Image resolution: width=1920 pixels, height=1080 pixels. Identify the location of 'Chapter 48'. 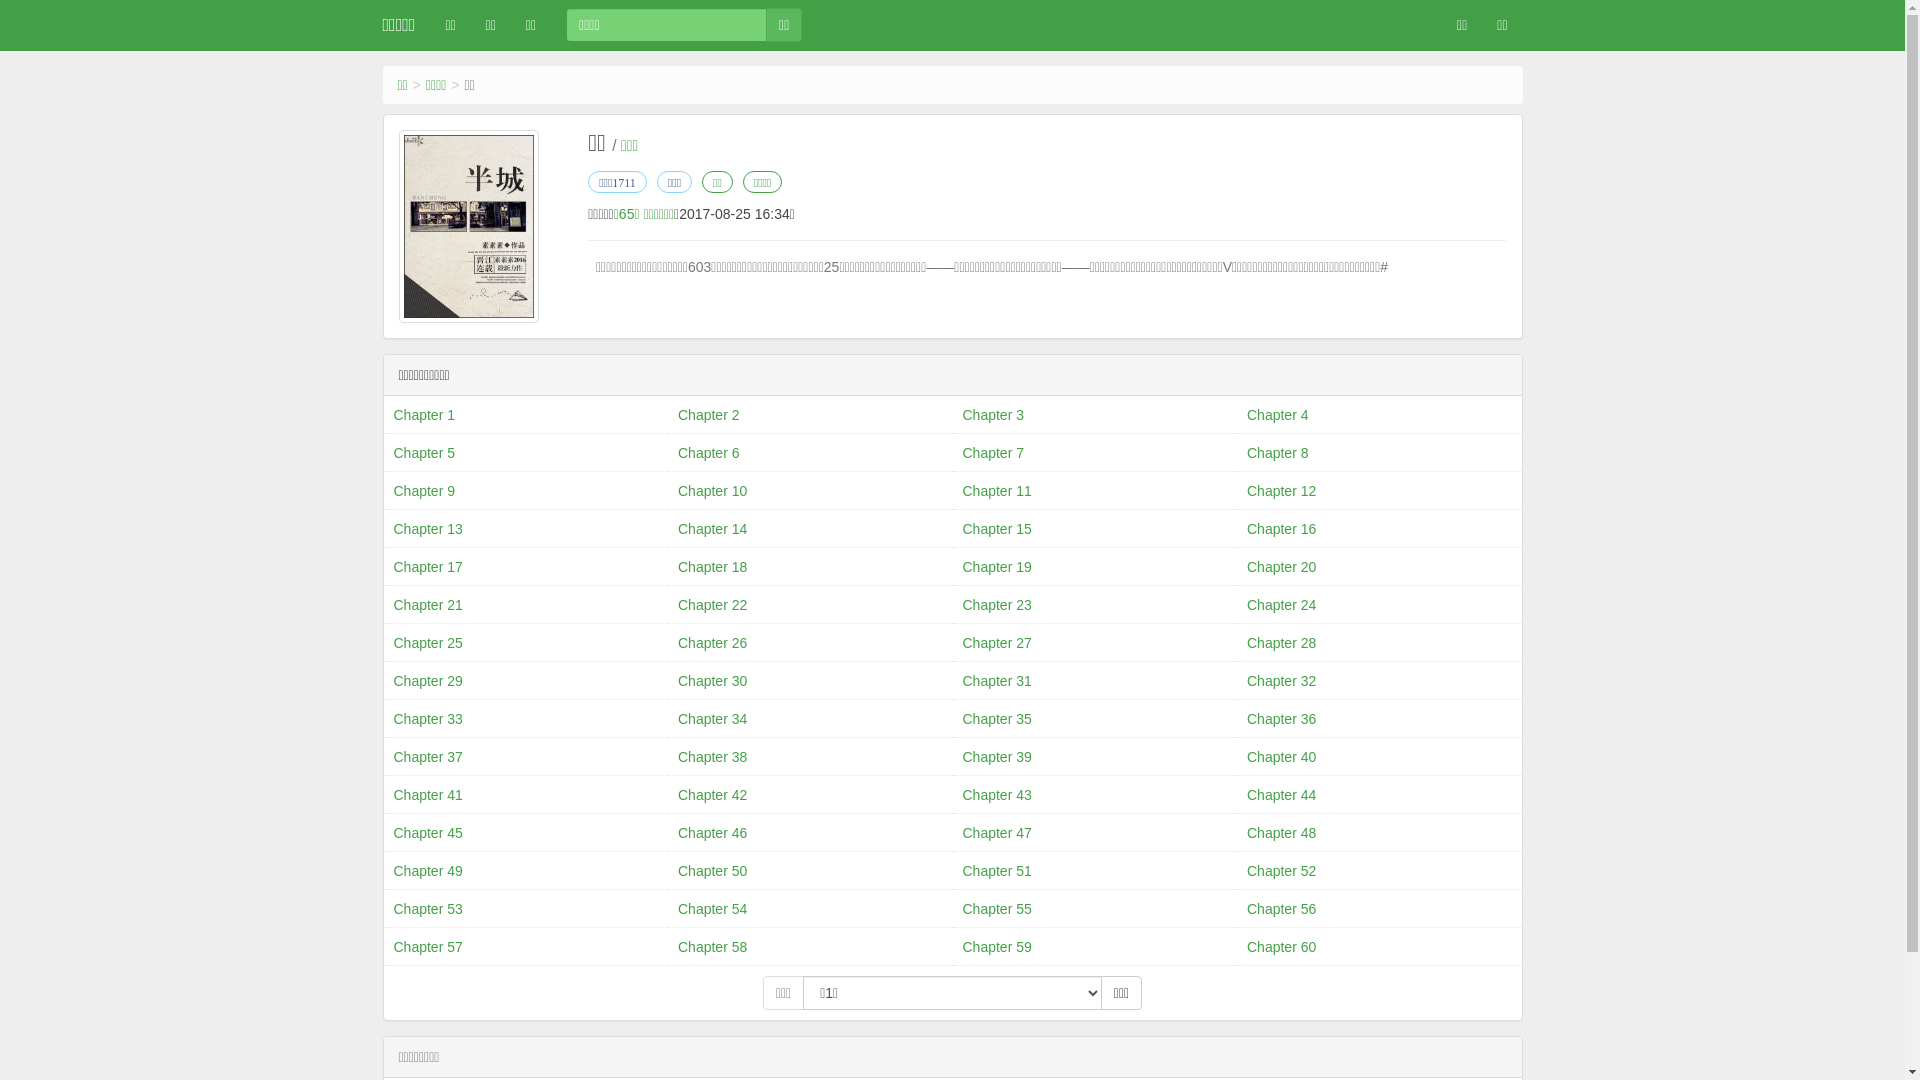
(1378, 833).